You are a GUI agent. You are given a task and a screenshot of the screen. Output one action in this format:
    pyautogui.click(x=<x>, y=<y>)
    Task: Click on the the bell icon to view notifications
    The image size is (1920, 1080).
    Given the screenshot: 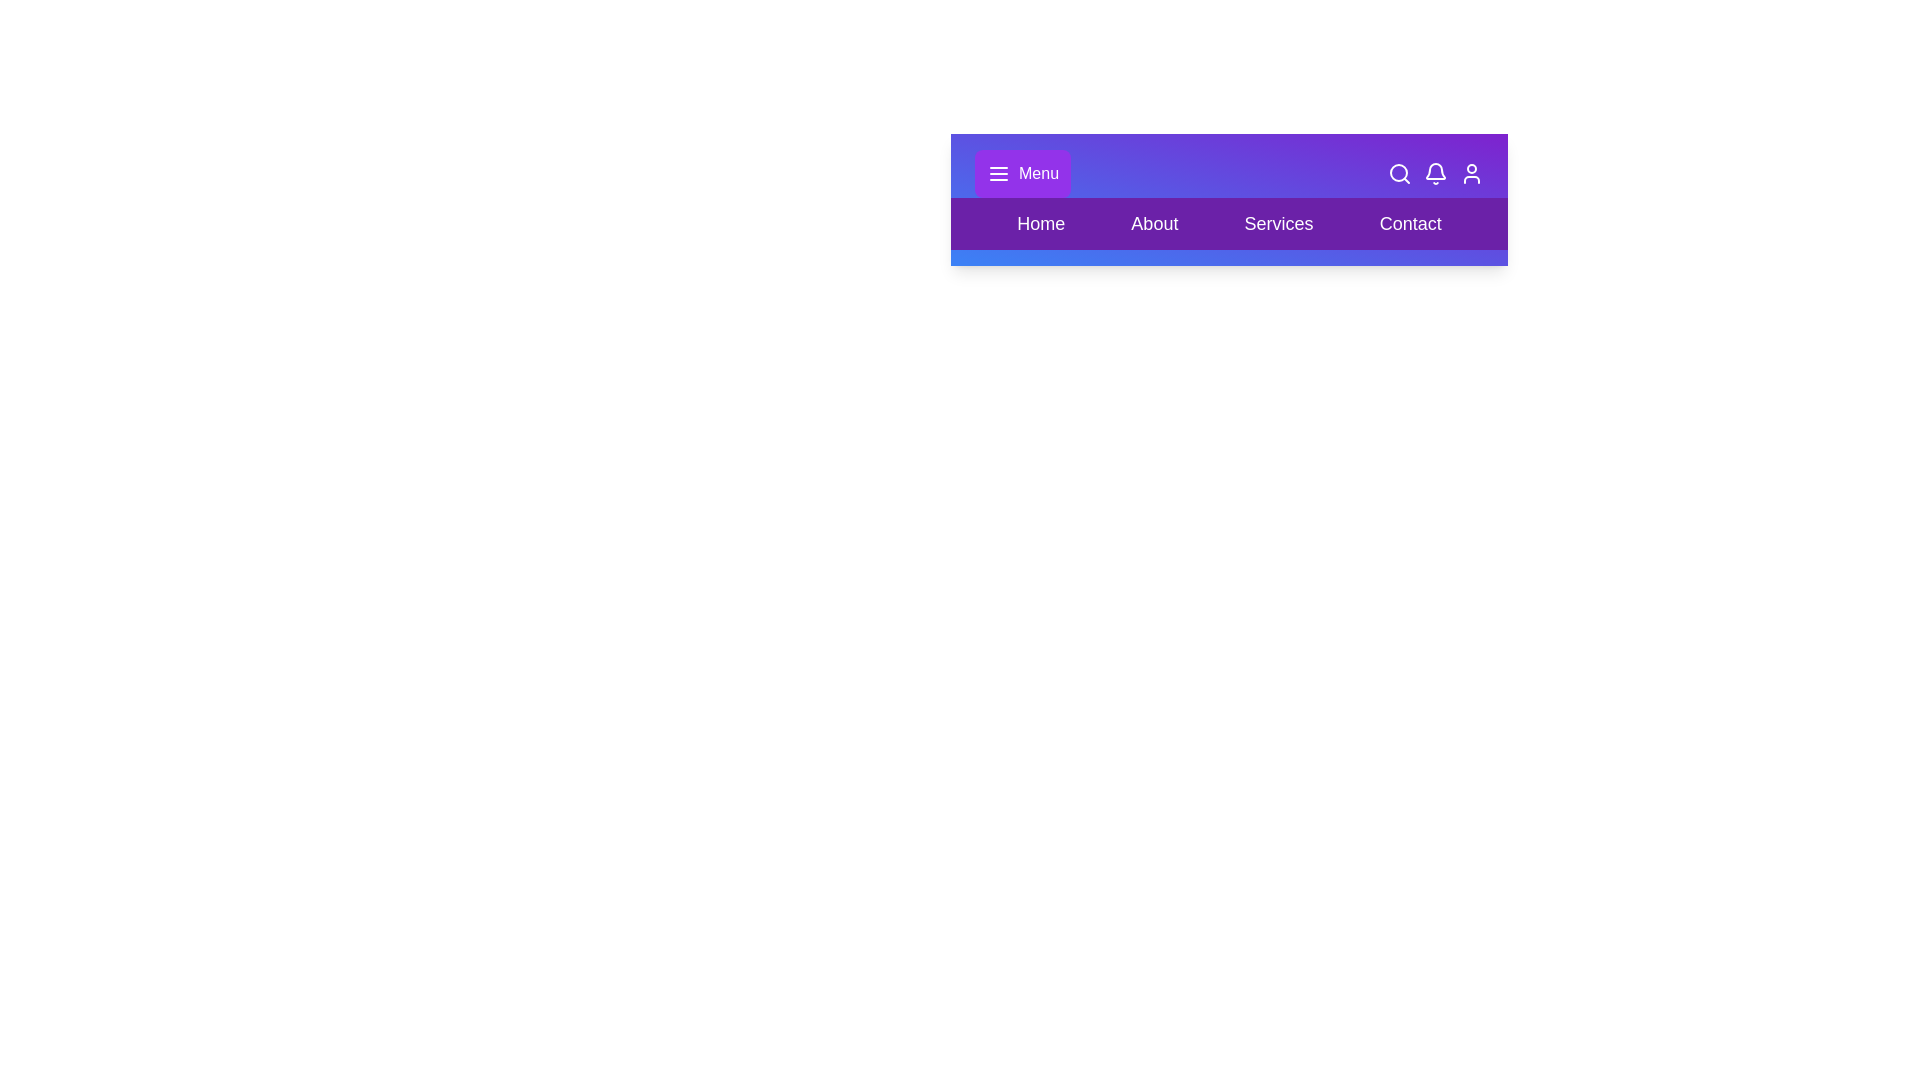 What is the action you would take?
    pyautogui.click(x=1434, y=172)
    